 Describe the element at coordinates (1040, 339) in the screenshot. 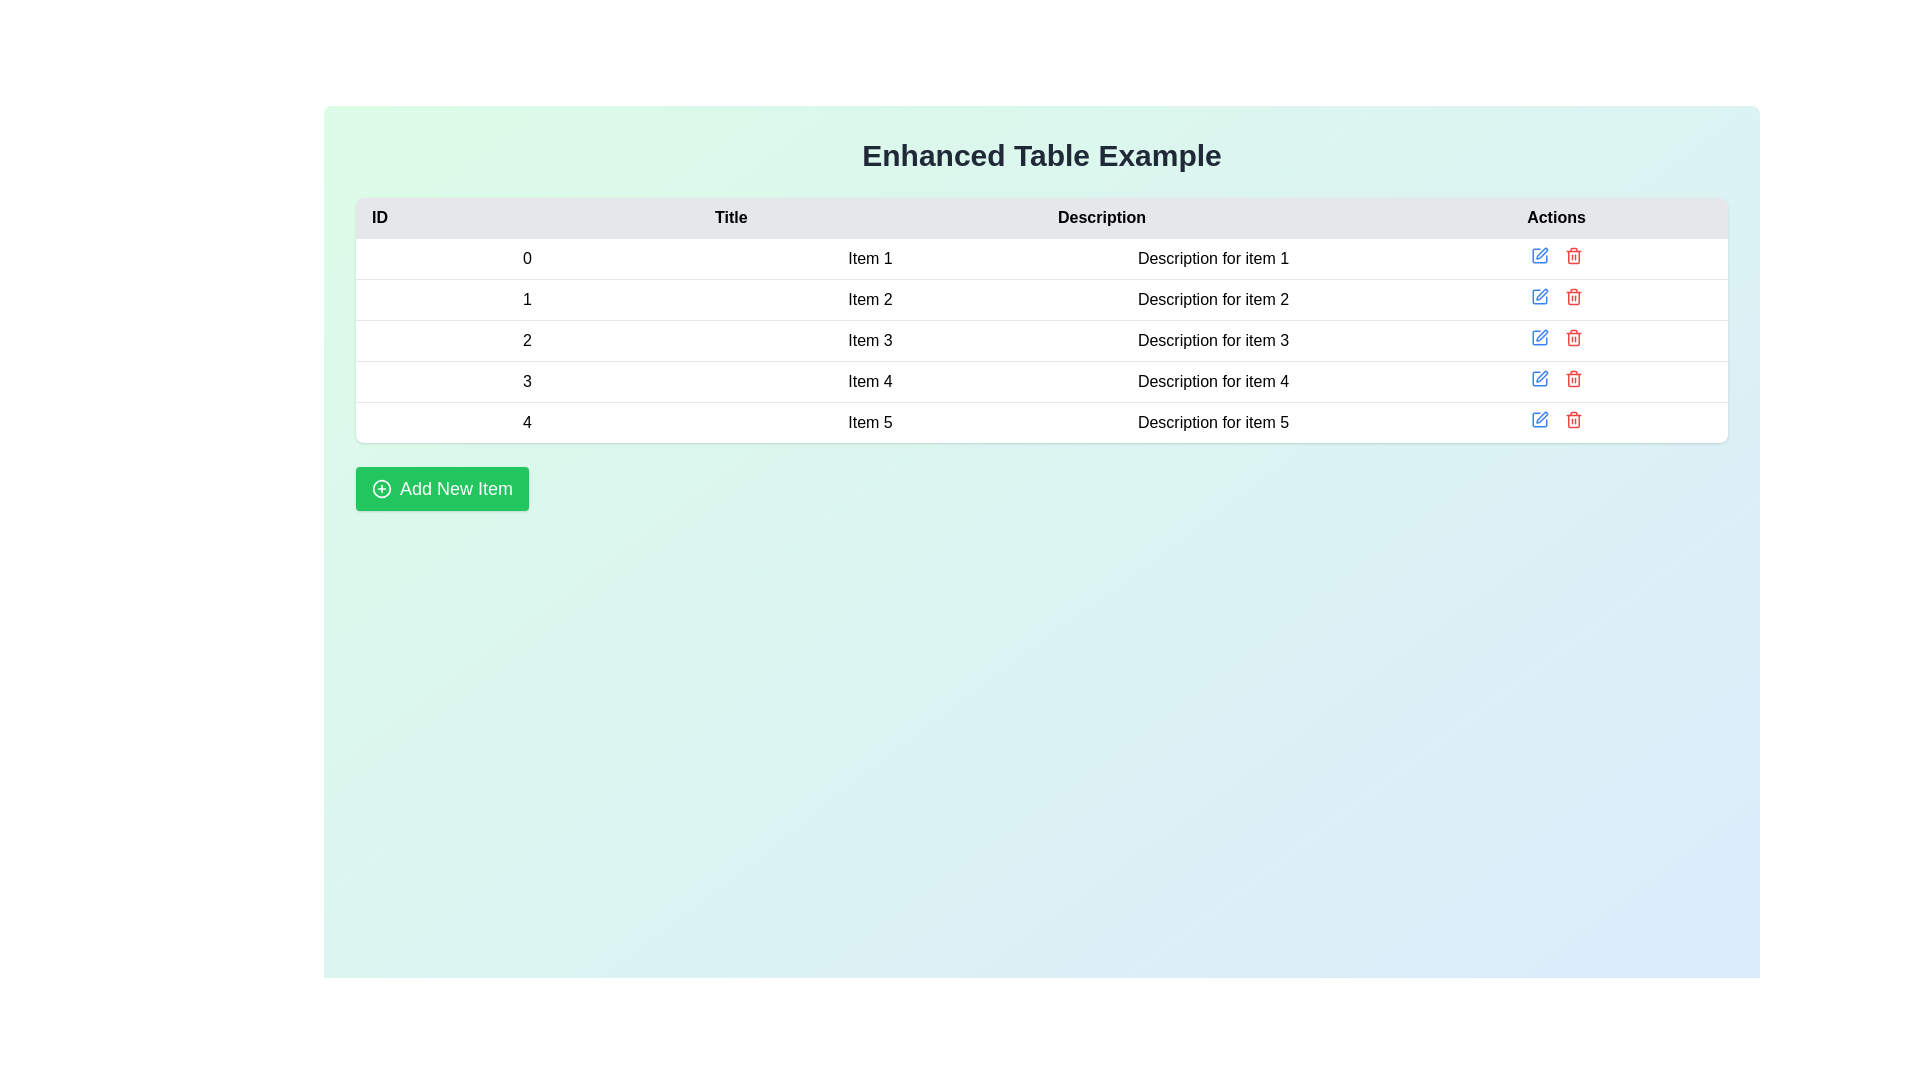

I see `the third row in the table which represents 'Item 3'` at that location.